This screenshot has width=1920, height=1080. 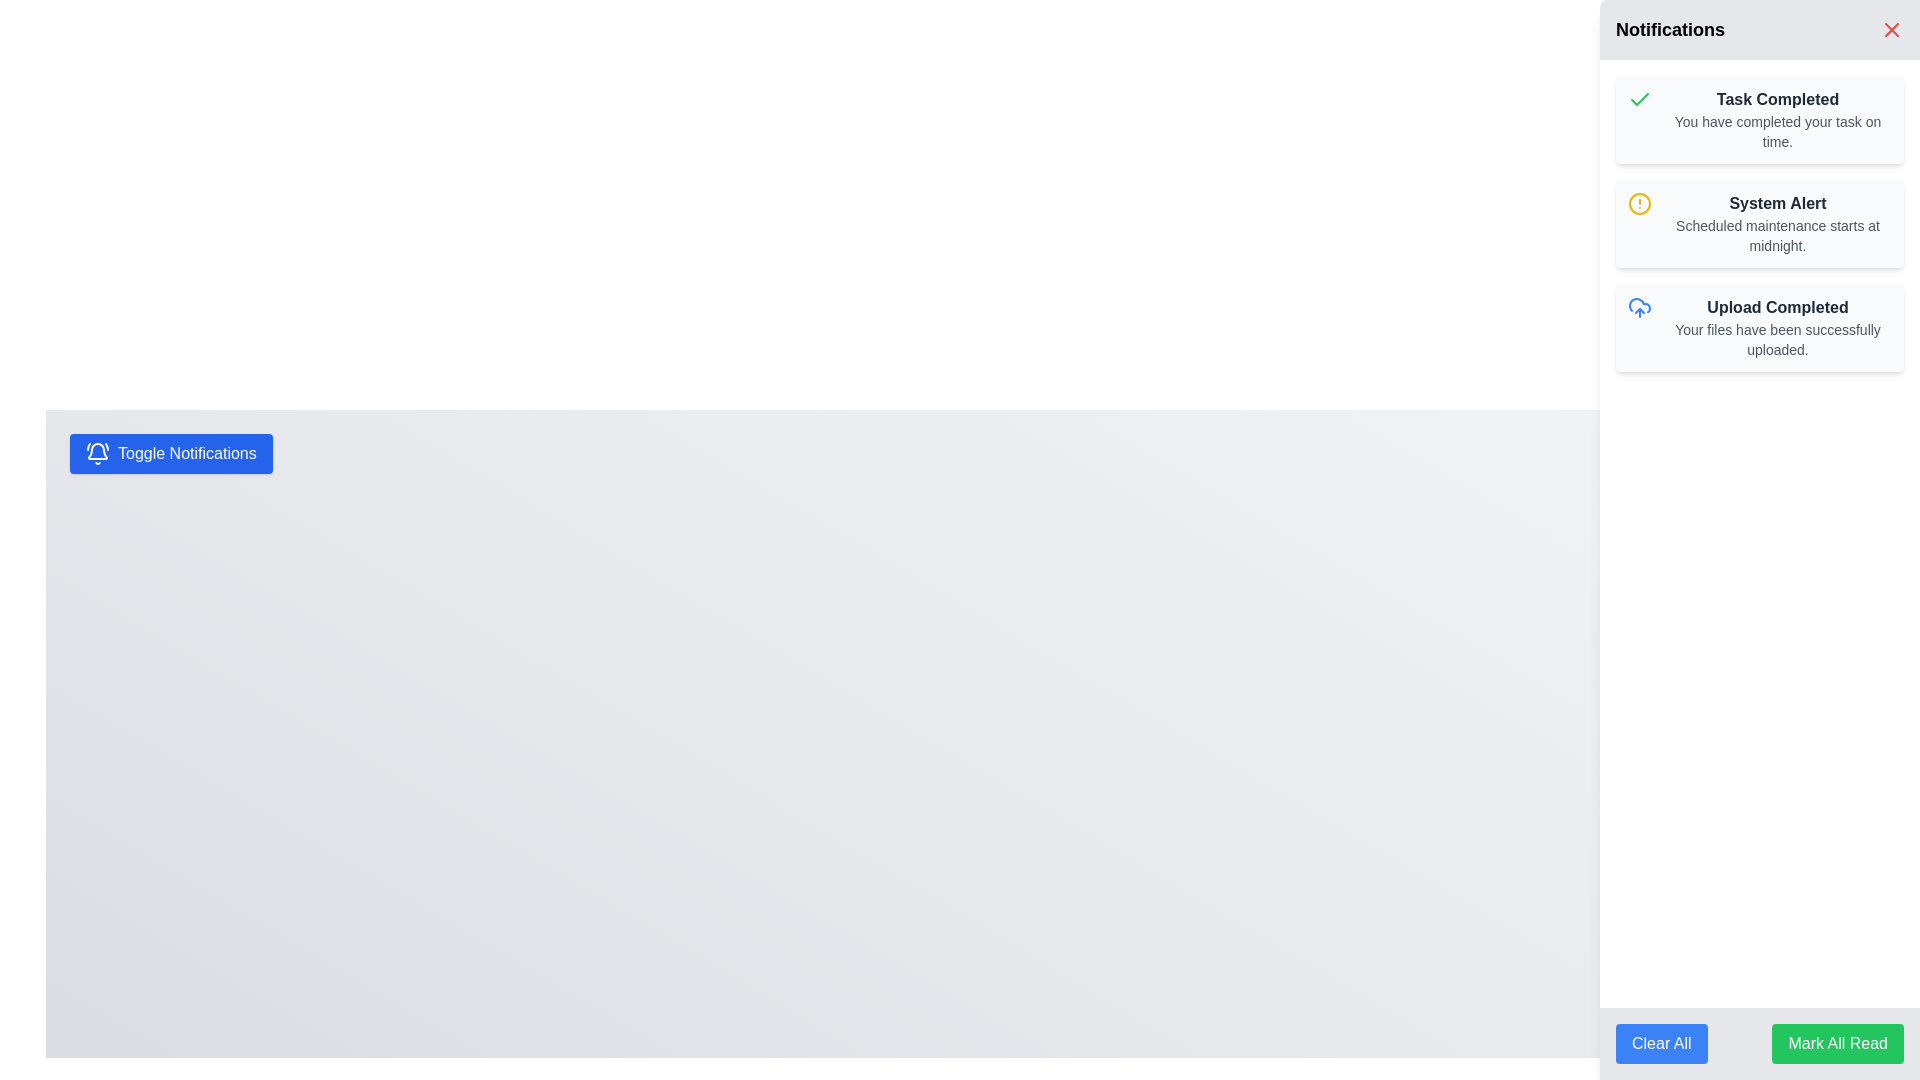 I want to click on the SVG Circle element with a yellow outline representing the visual alert icon within the 'System Alert' notification on the right-side panel, so click(x=1640, y=204).